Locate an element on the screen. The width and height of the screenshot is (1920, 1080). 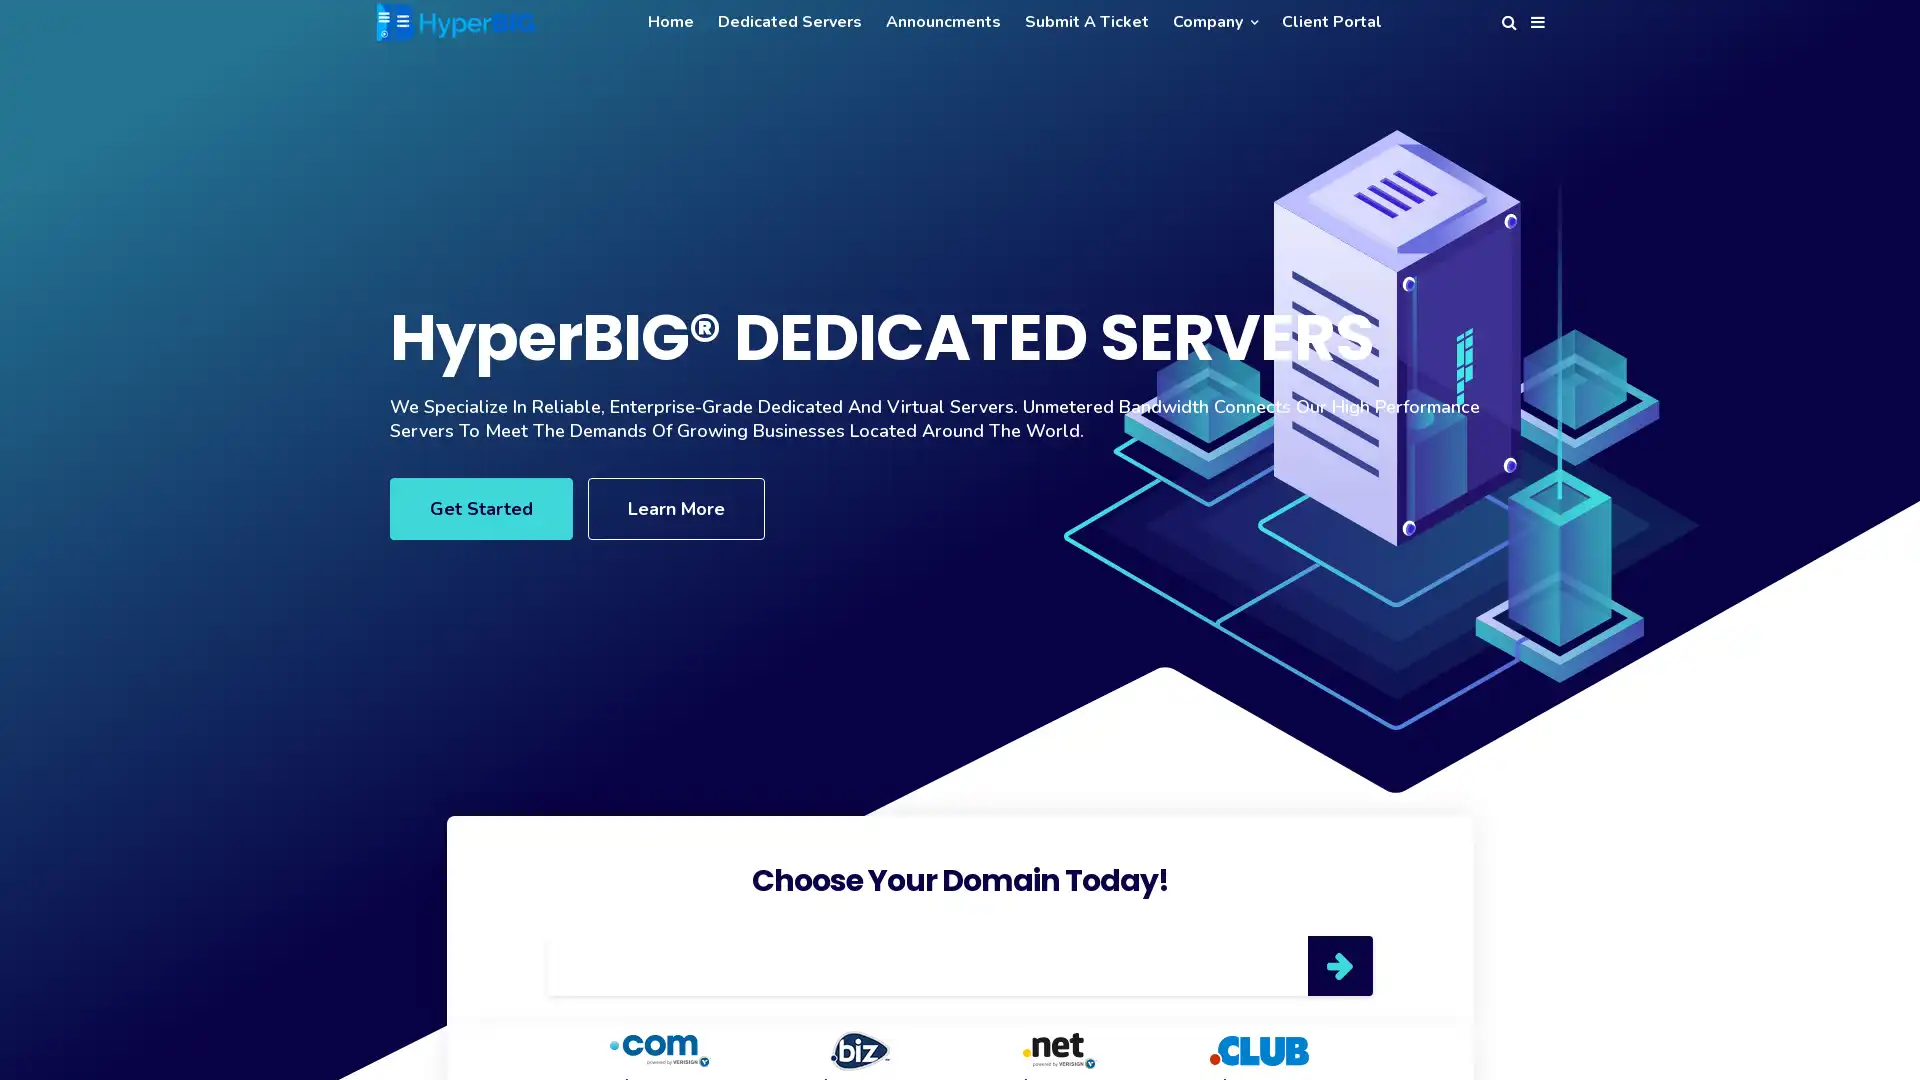
CHECK is located at coordinates (1339, 964).